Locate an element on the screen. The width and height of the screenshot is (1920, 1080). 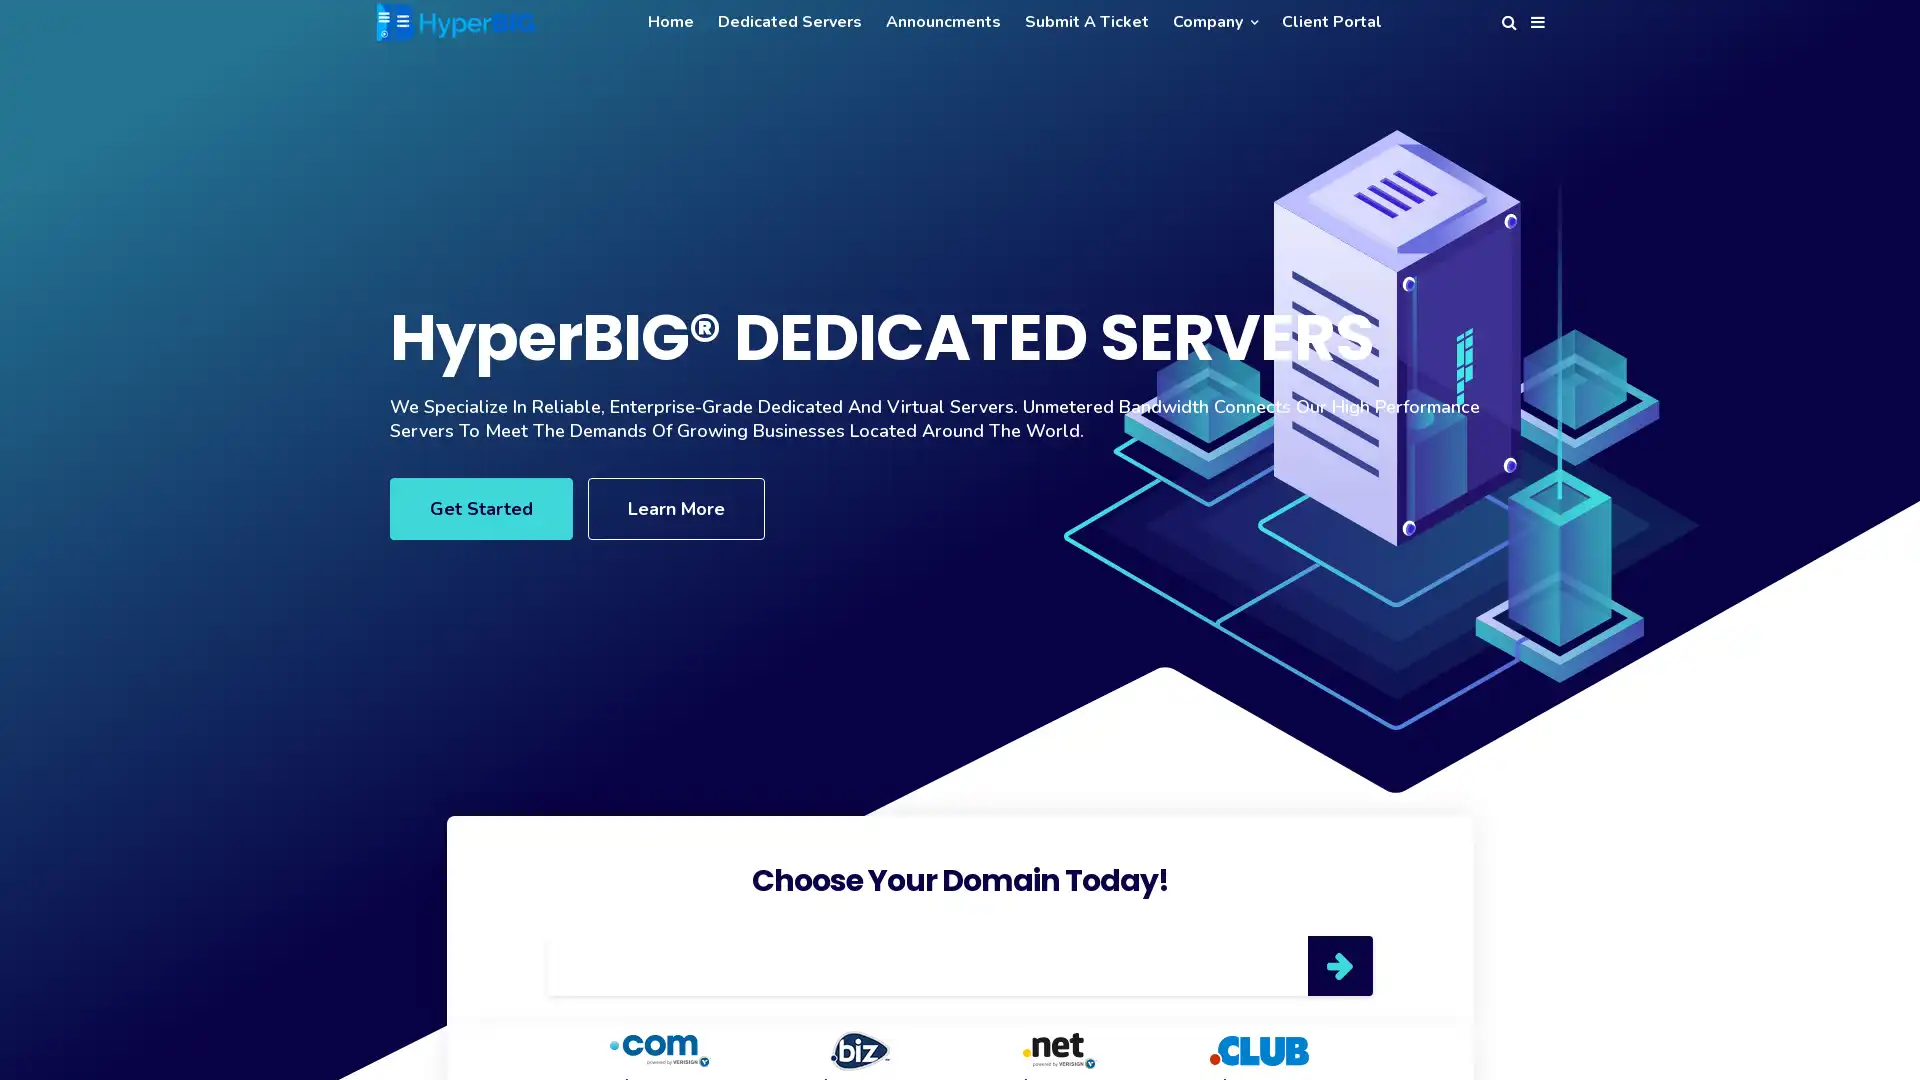
CHECK is located at coordinates (1339, 964).